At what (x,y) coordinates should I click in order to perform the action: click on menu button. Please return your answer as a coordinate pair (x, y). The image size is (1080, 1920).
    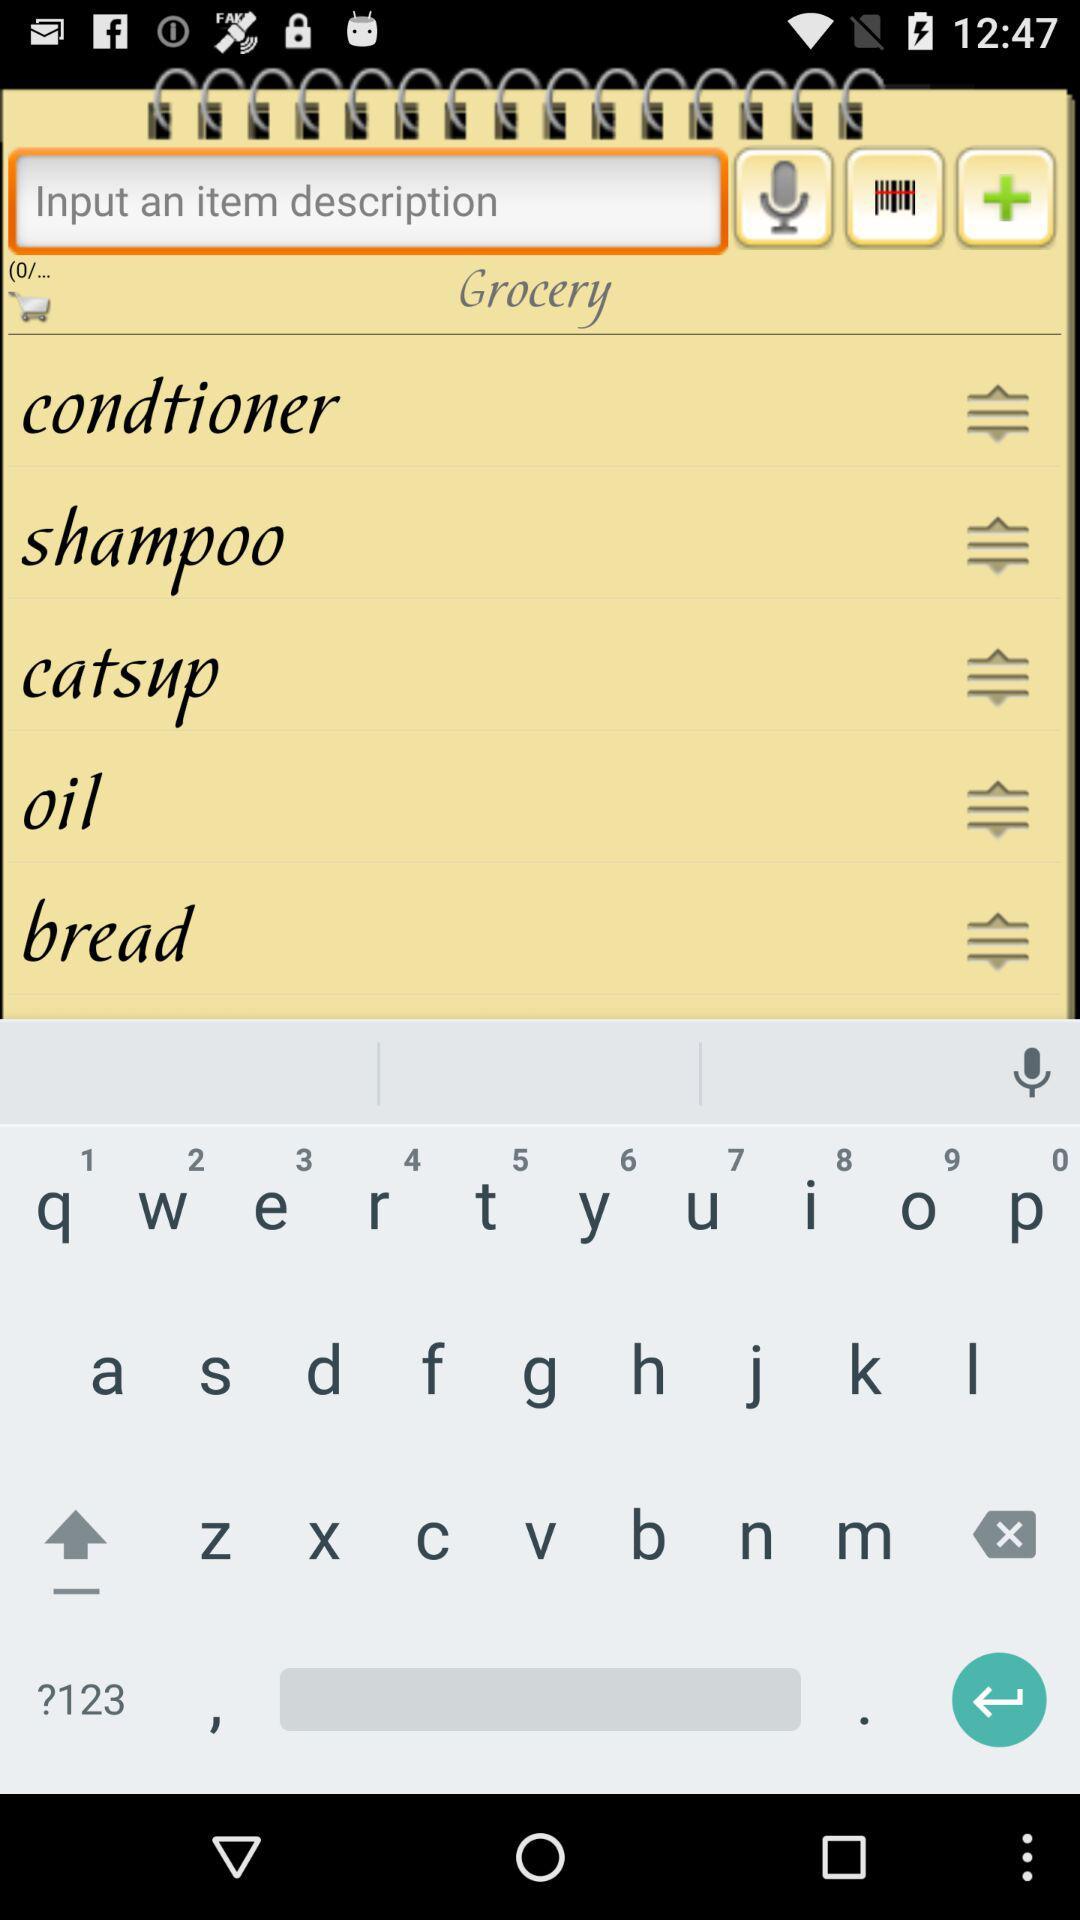
    Looking at the image, I should click on (893, 197).